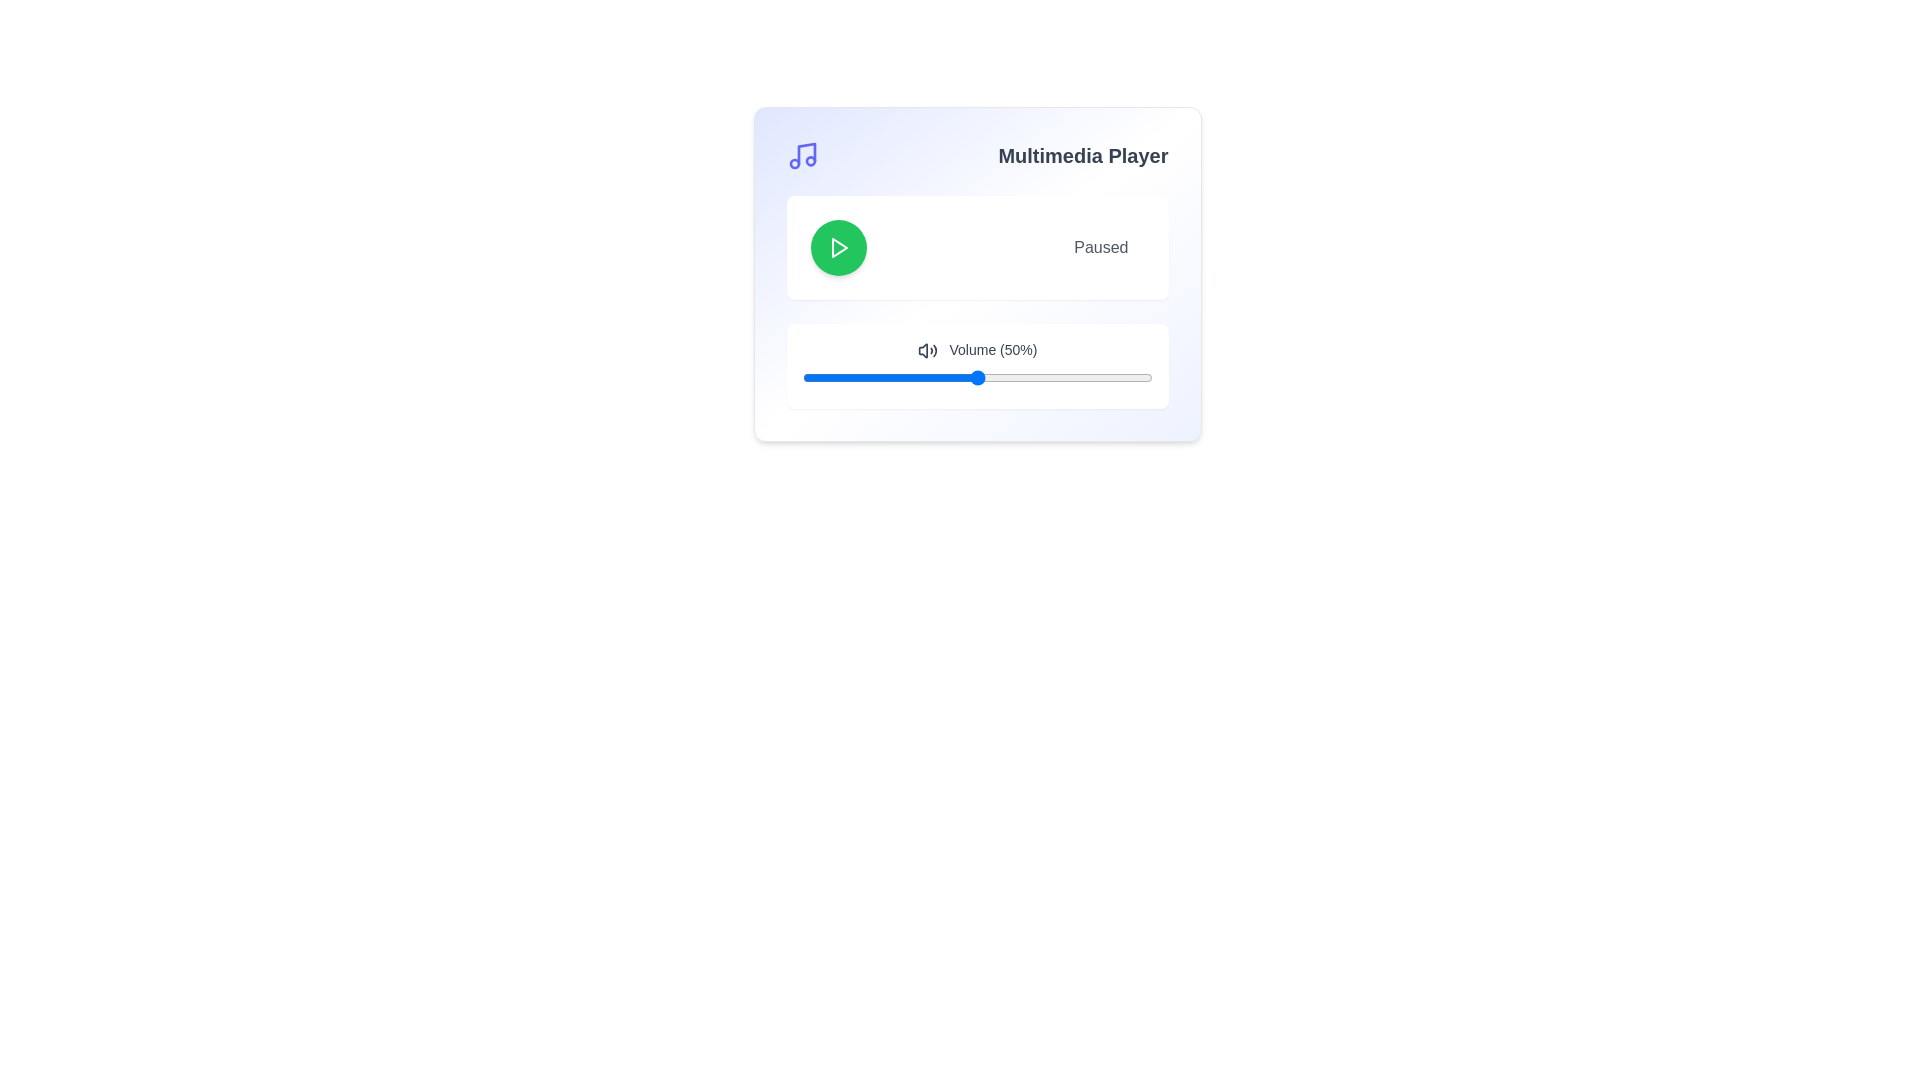 Image resolution: width=1920 pixels, height=1080 pixels. I want to click on volume, so click(840, 378).